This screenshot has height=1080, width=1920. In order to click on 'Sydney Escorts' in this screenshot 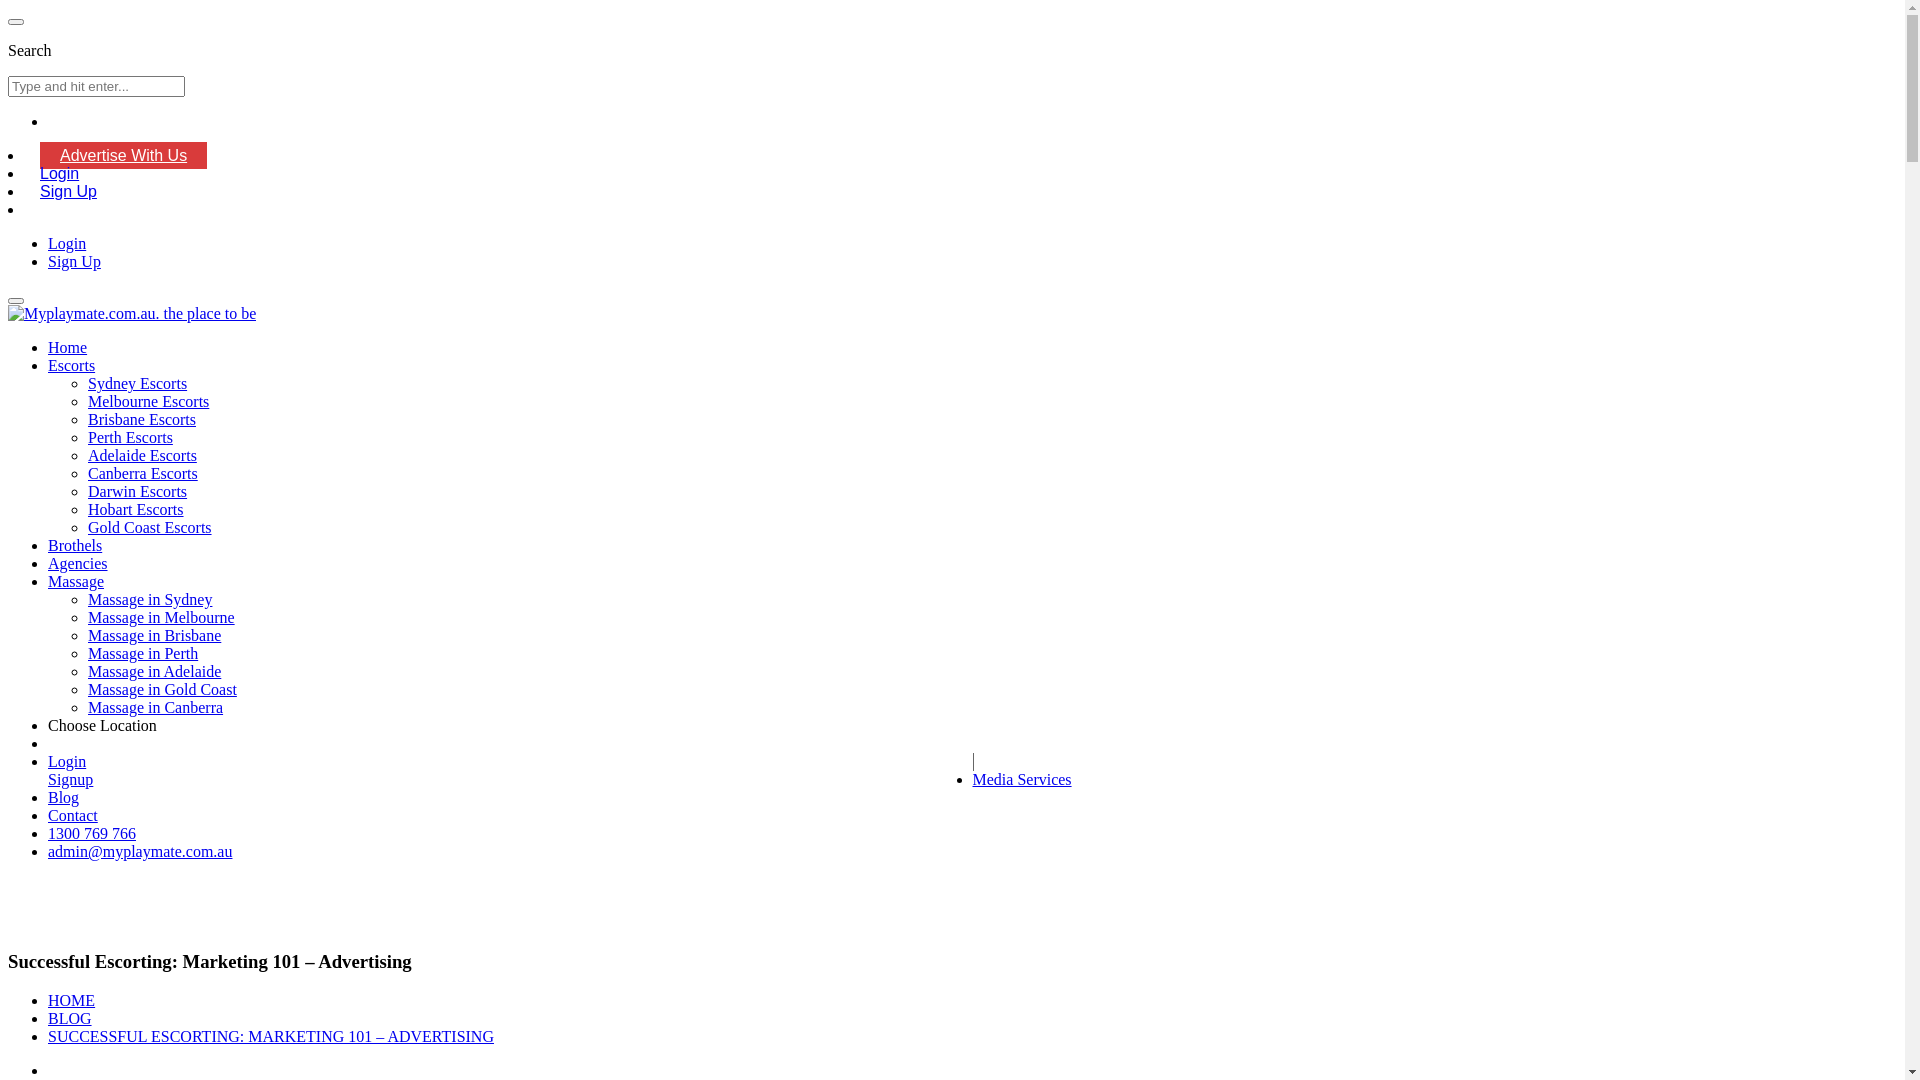, I will do `click(136, 383)`.